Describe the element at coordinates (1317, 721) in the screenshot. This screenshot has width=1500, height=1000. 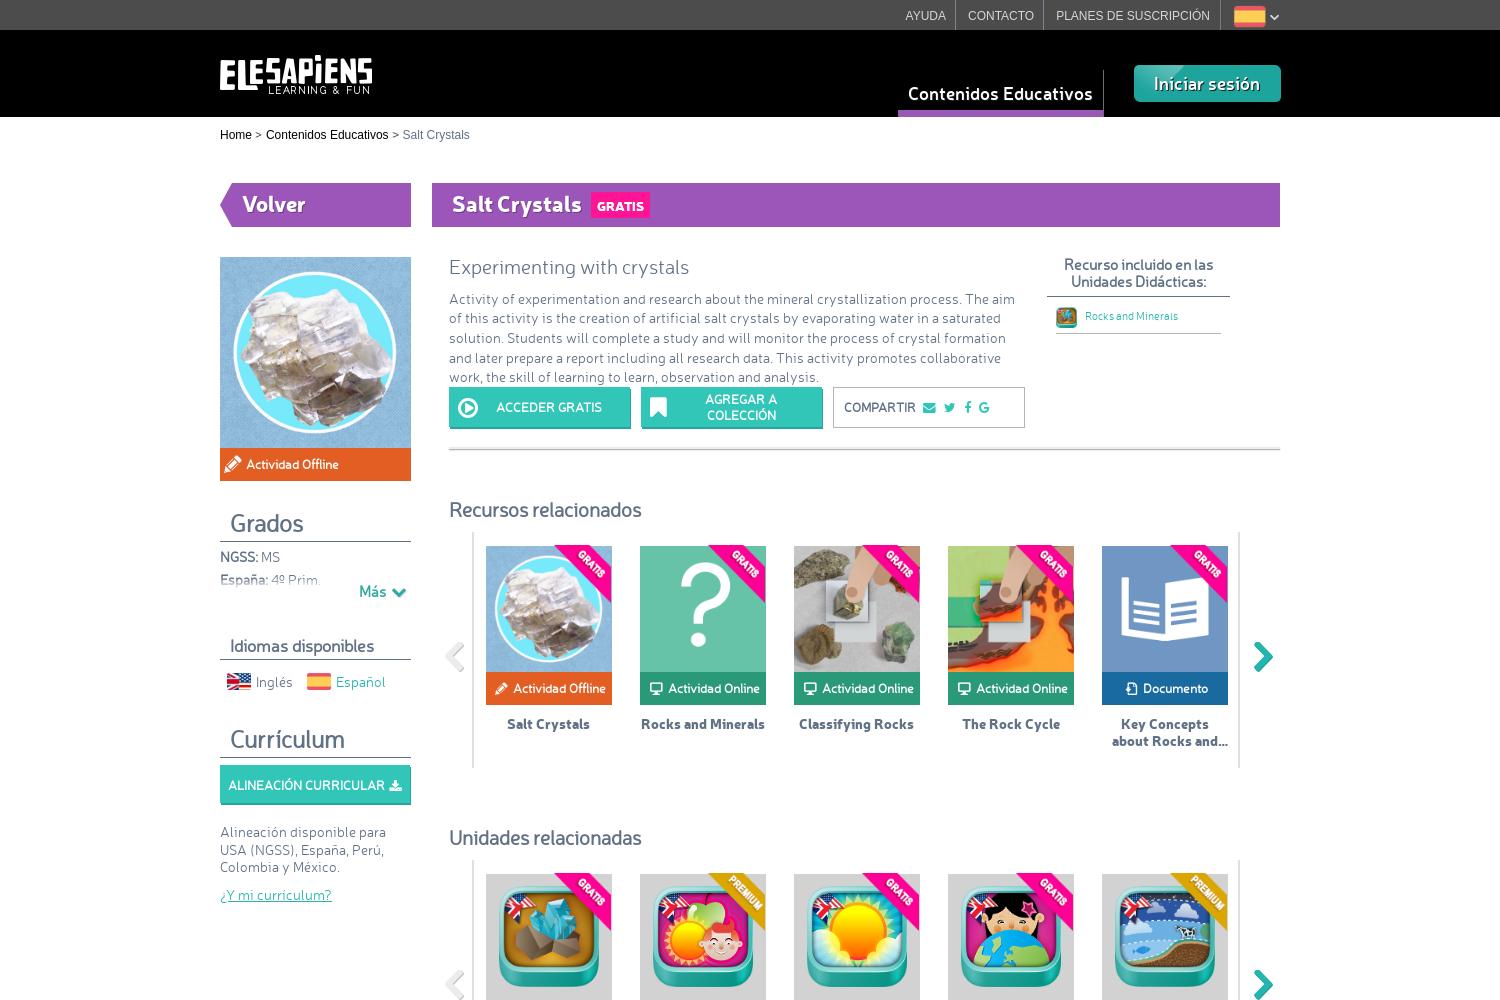
I see `'A Rocky Planet'` at that location.